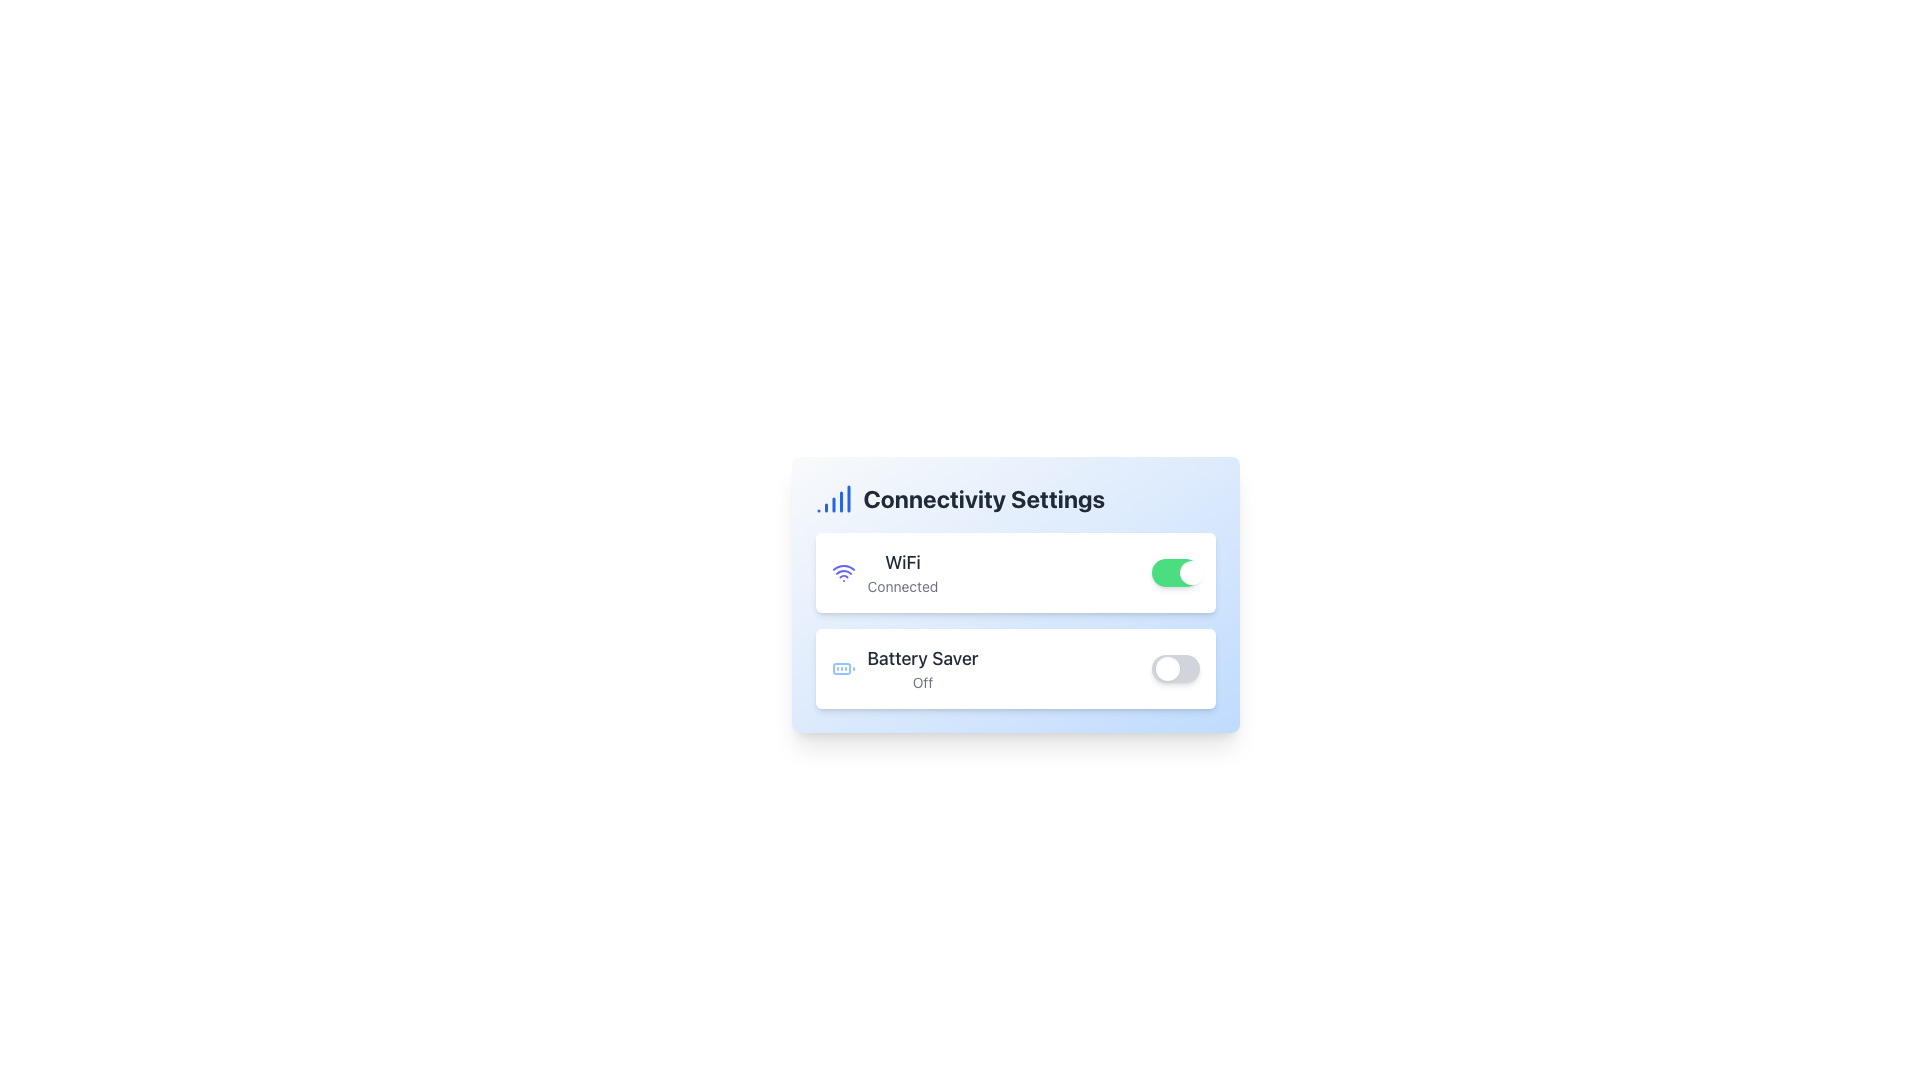 Image resolution: width=1920 pixels, height=1080 pixels. What do you see at coordinates (921, 681) in the screenshot?
I see `status indicated by the small text snippet displaying 'Off' in lowercase letters, which is located below the 'Battery Saver' label` at bounding box center [921, 681].